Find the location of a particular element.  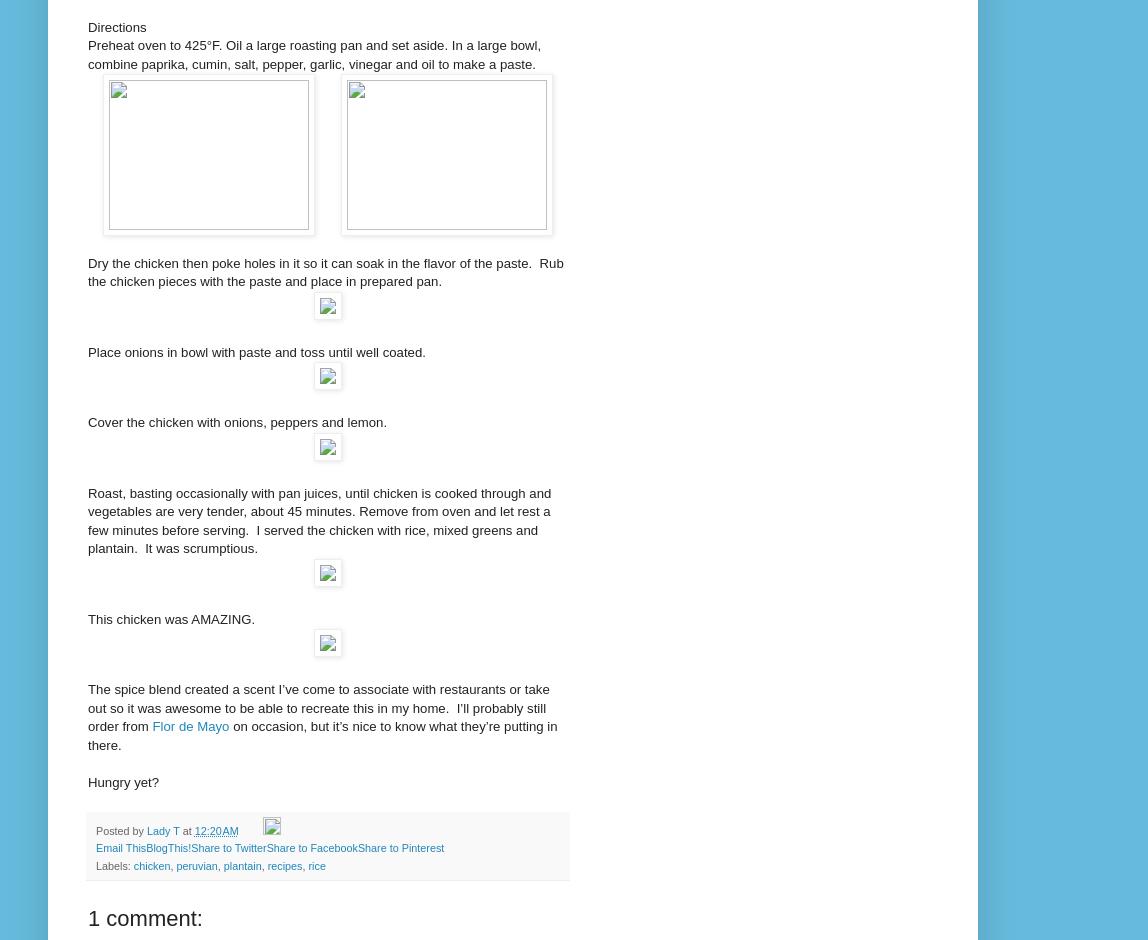

'Dry the chicken then poke holes in it so it can soak in the flavor of the paste.' is located at coordinates (309, 262).